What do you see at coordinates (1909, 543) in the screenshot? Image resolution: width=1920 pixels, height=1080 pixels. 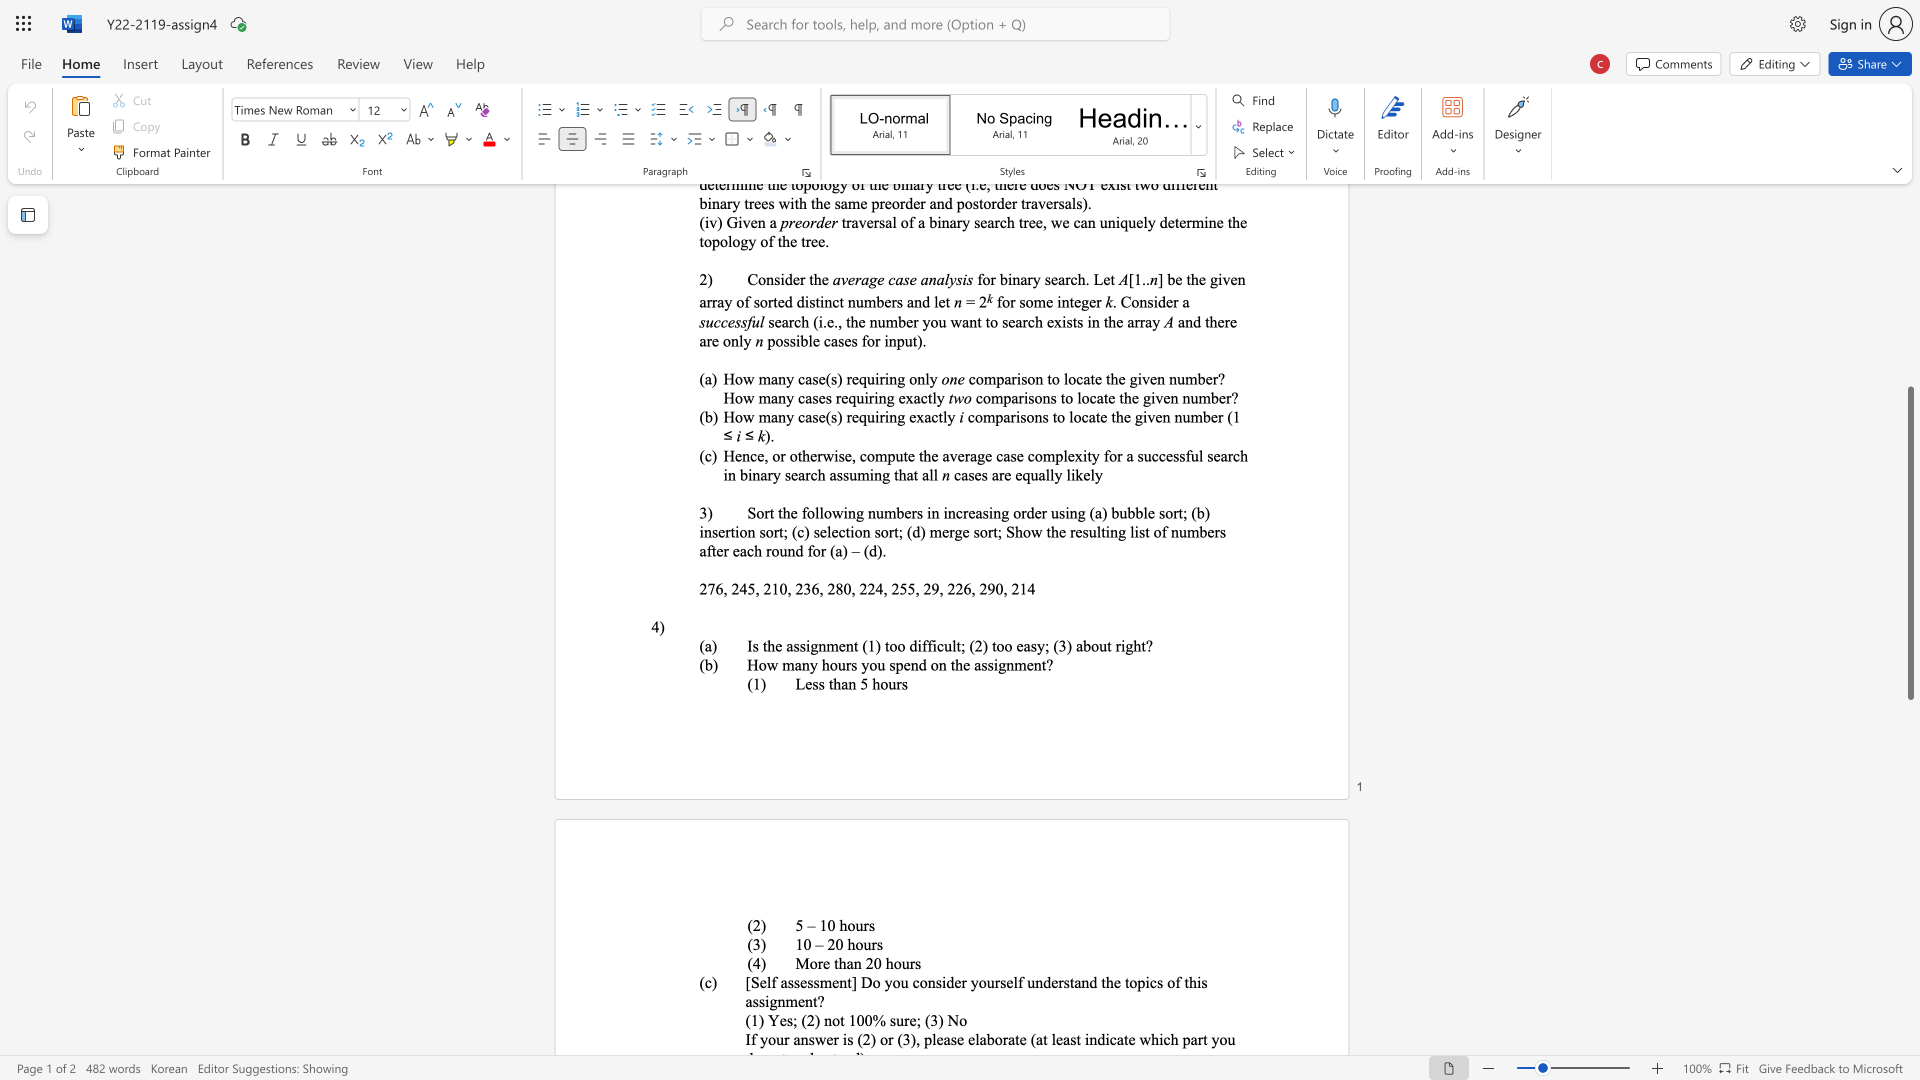 I see `the scrollbar and move down 110 pixels` at bounding box center [1909, 543].